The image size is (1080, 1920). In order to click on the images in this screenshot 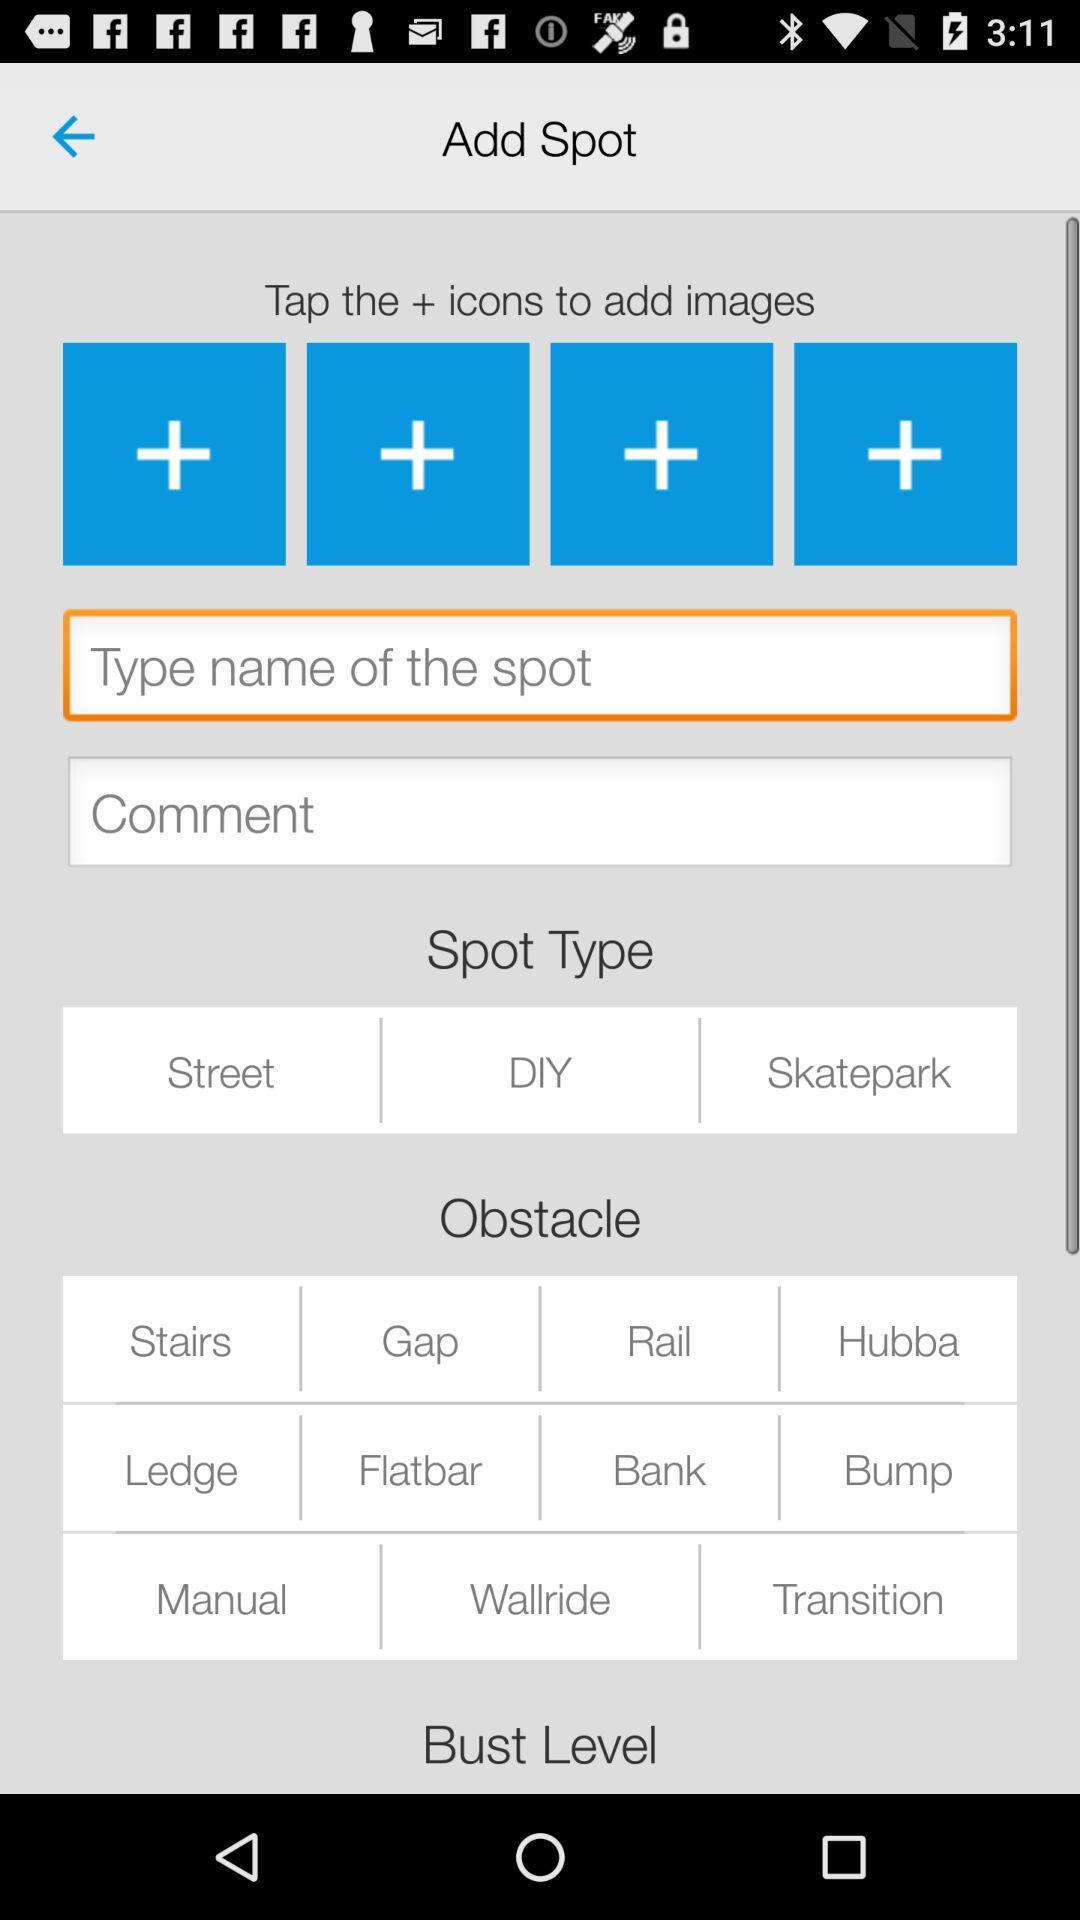, I will do `click(661, 453)`.